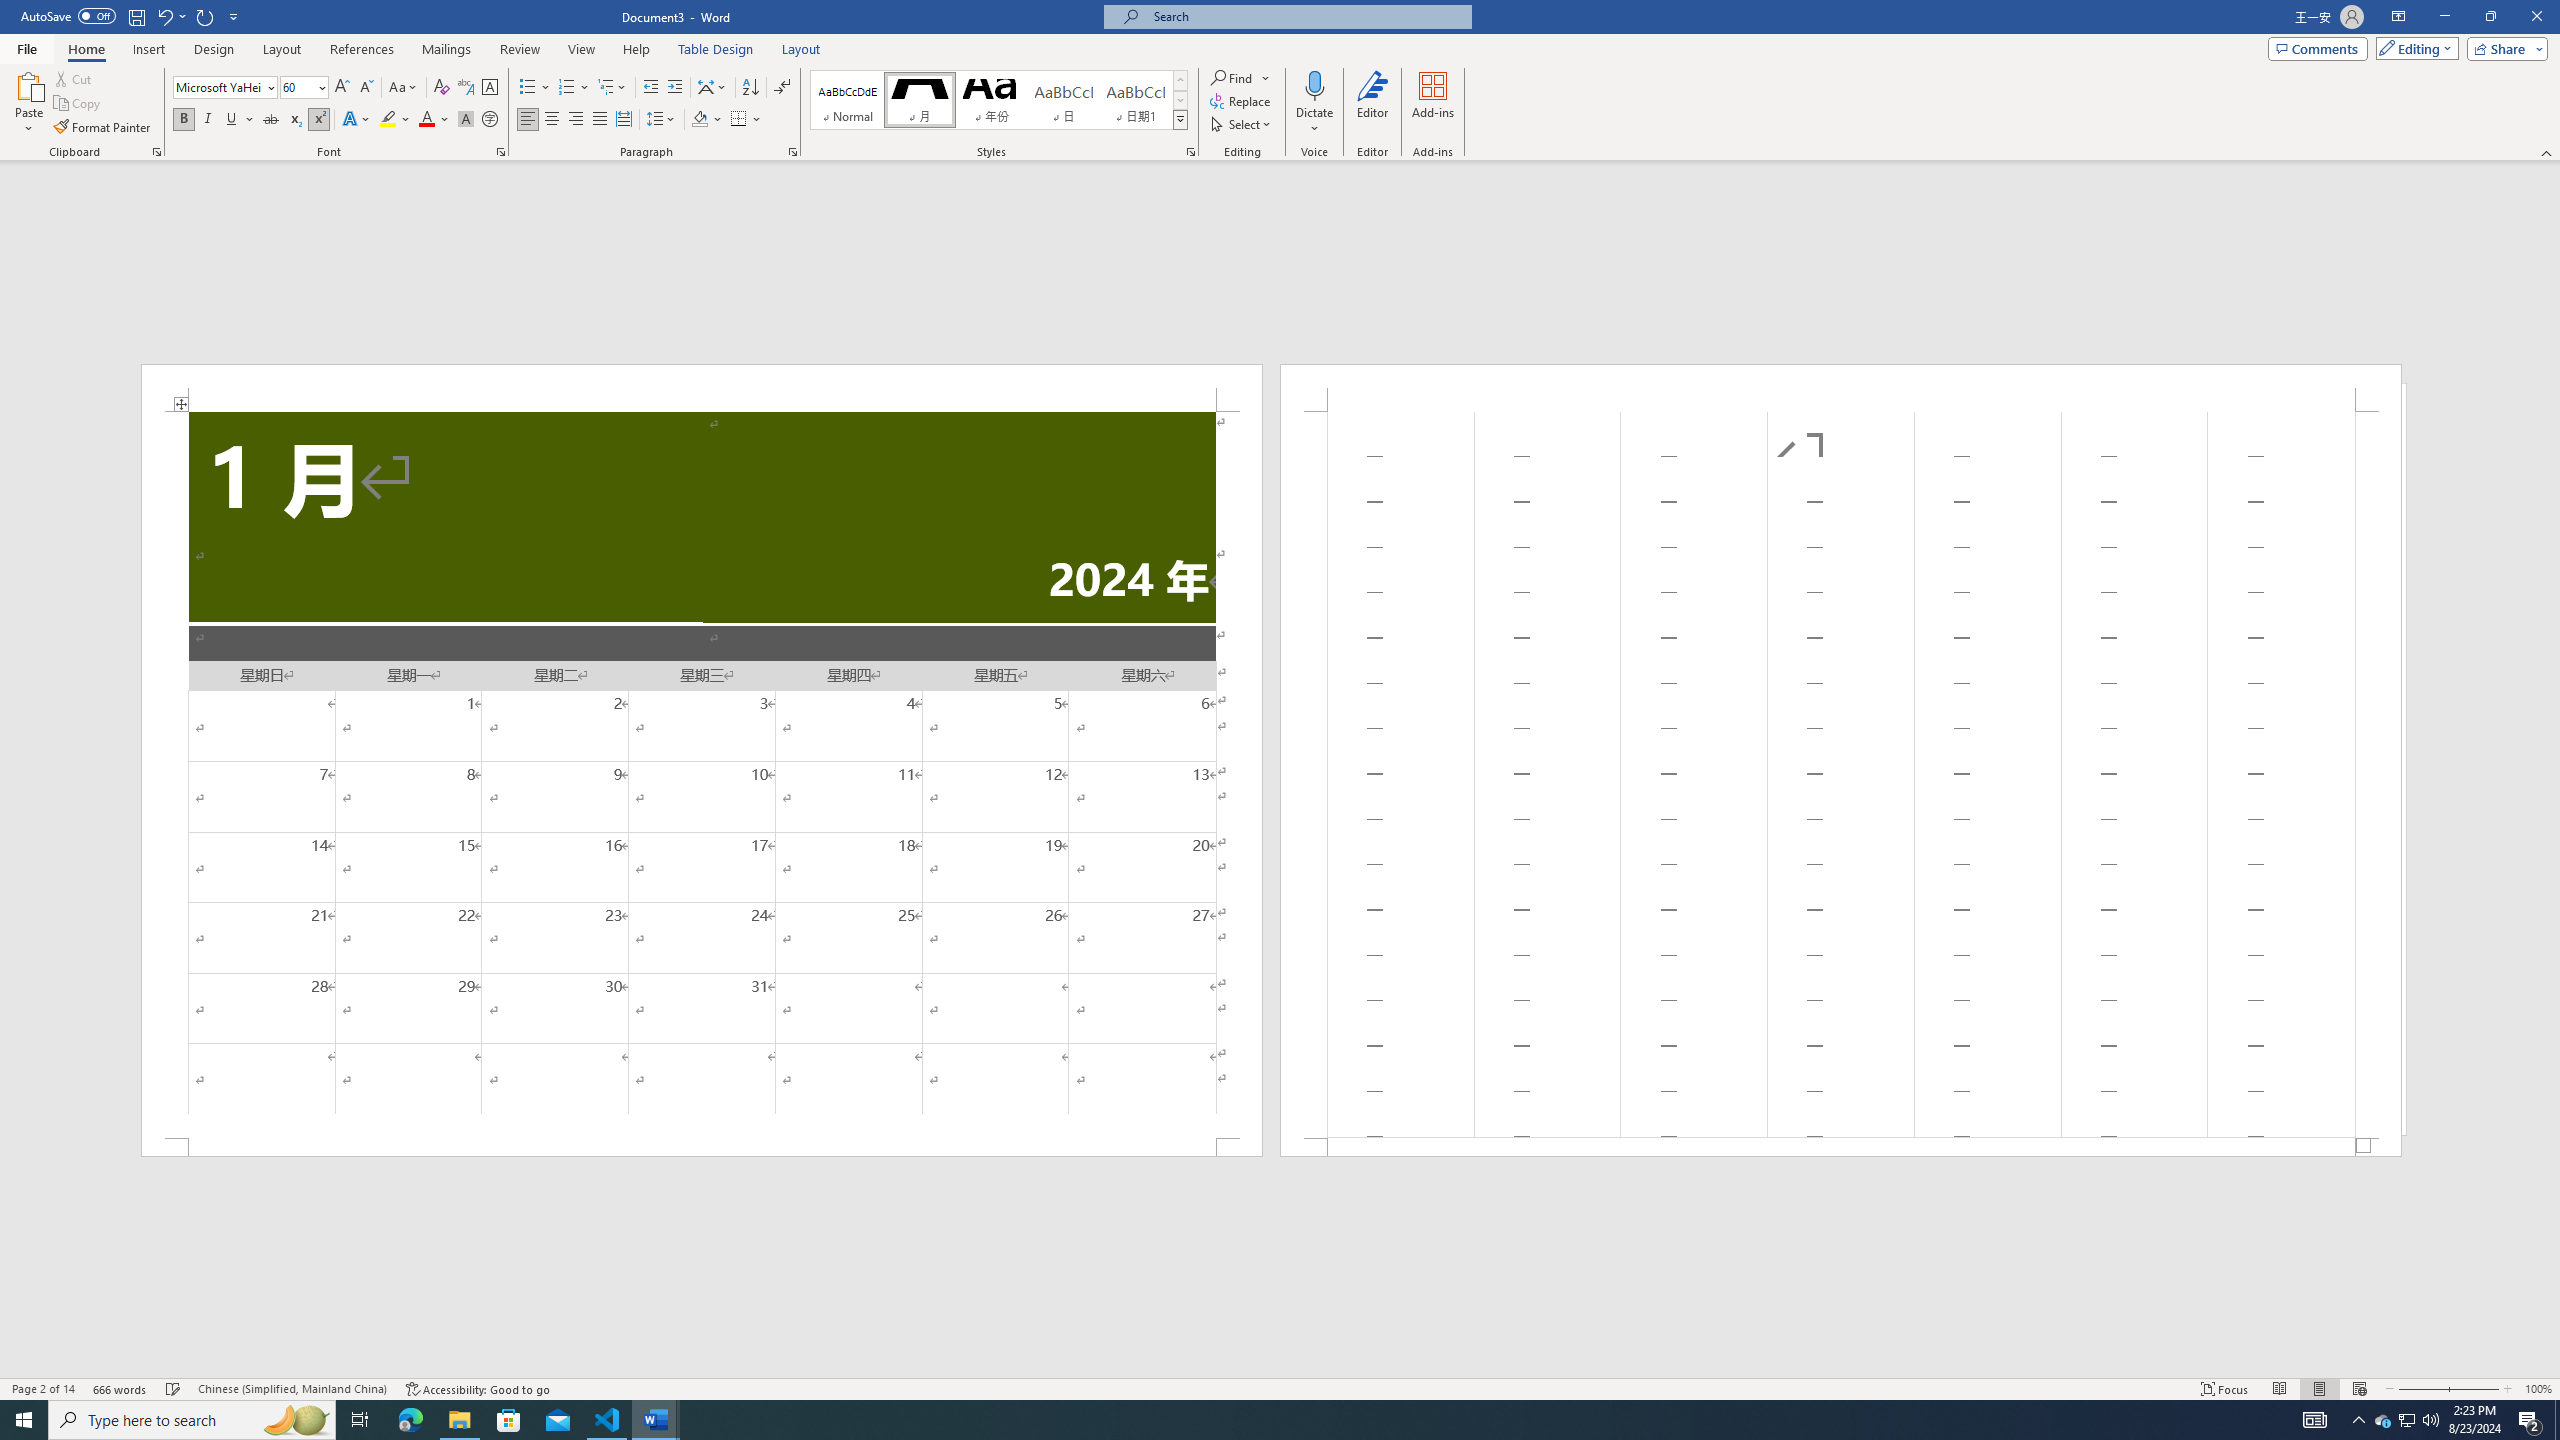  I want to click on 'Table Design', so click(716, 49).